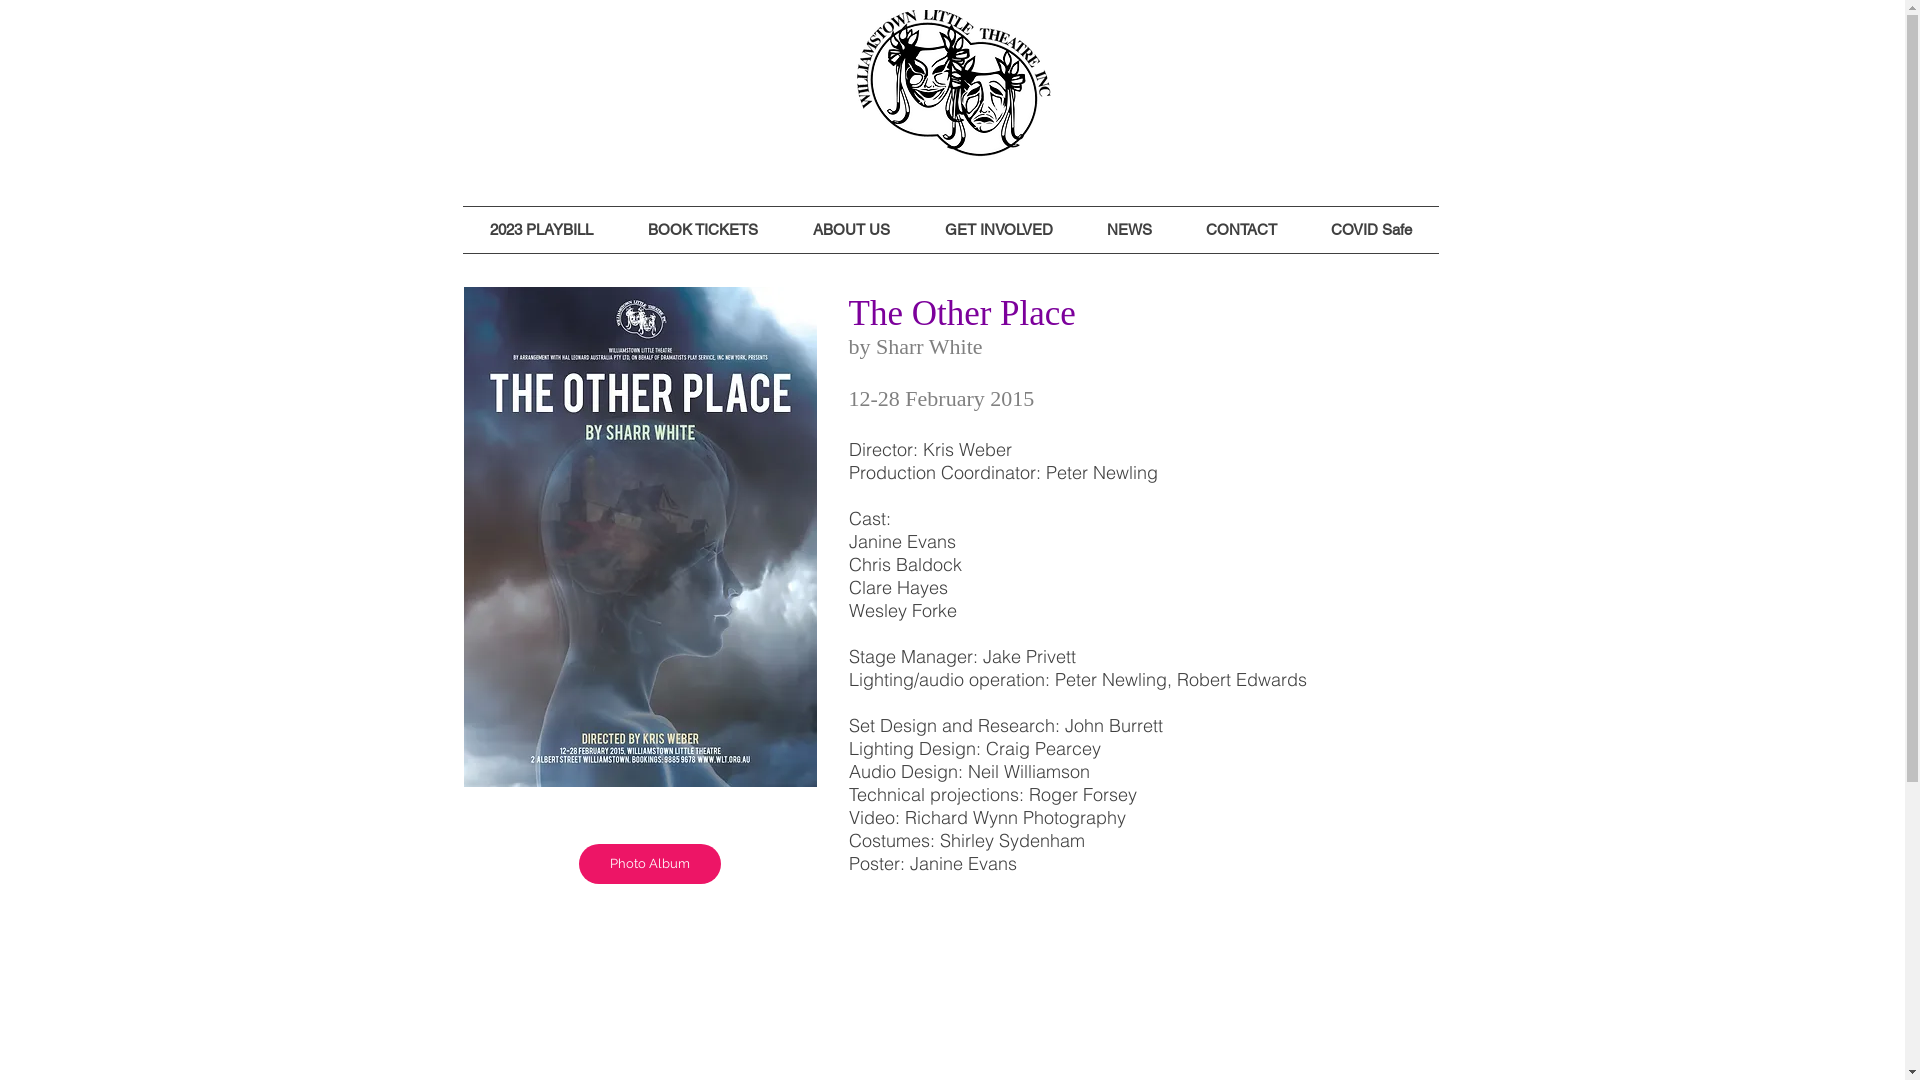 This screenshot has height=1080, width=1920. What do you see at coordinates (1239, 229) in the screenshot?
I see `'CONTACT'` at bounding box center [1239, 229].